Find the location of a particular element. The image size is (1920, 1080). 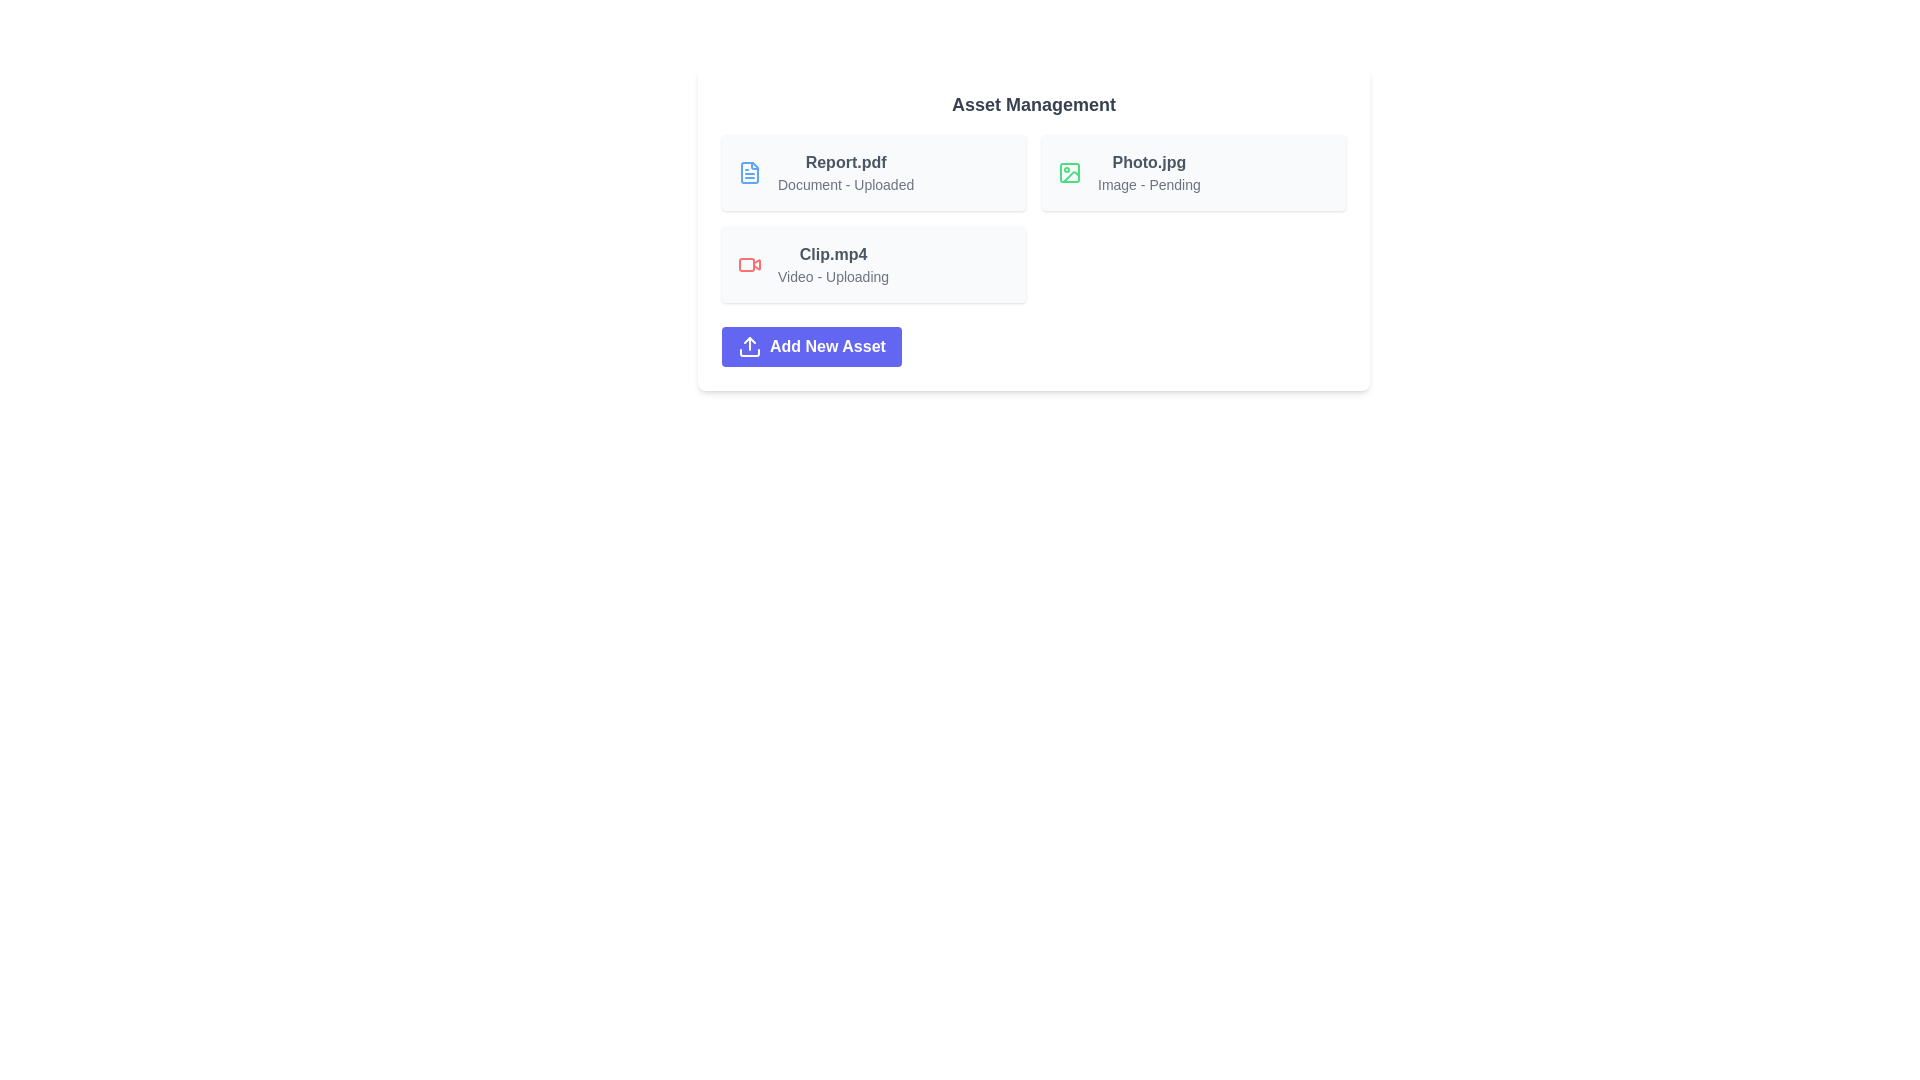

'Add New Asset' button is located at coordinates (811, 346).